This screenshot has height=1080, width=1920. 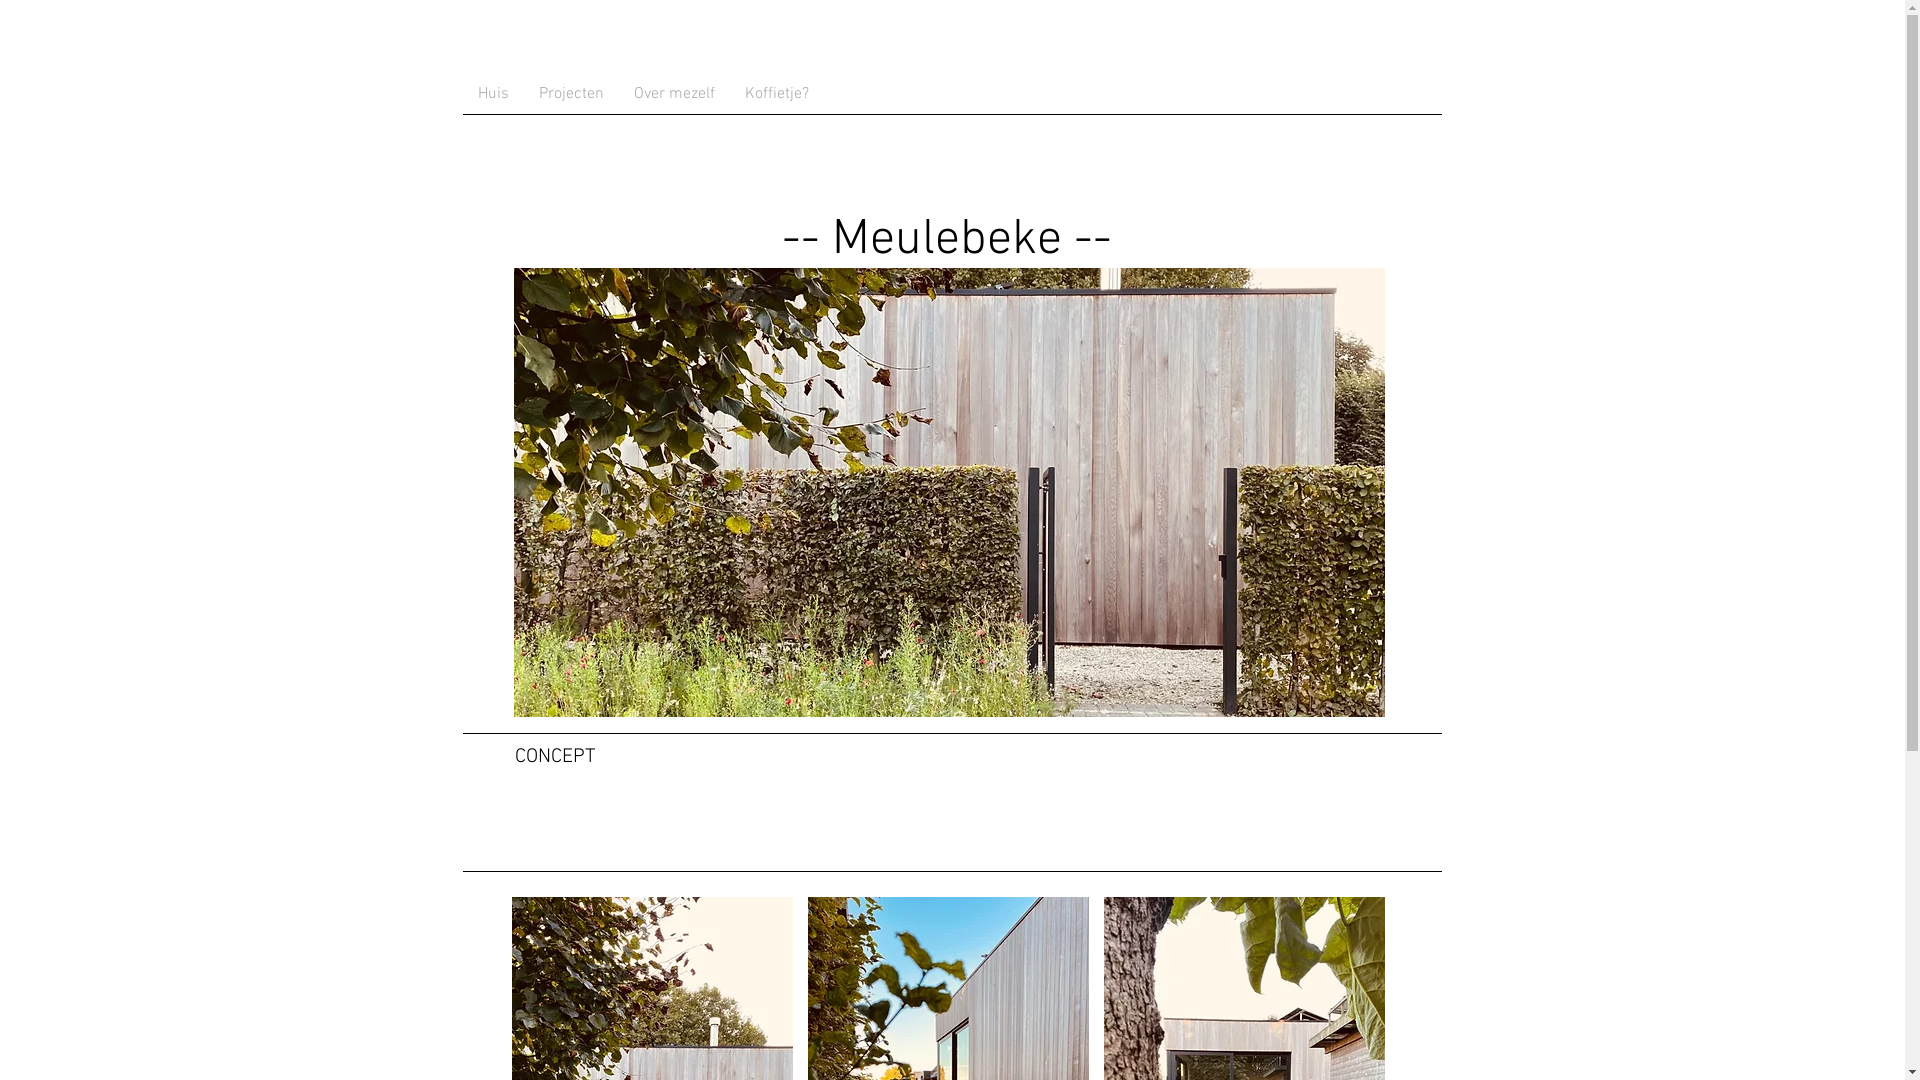 I want to click on 'Over mezelf', so click(x=673, y=93).